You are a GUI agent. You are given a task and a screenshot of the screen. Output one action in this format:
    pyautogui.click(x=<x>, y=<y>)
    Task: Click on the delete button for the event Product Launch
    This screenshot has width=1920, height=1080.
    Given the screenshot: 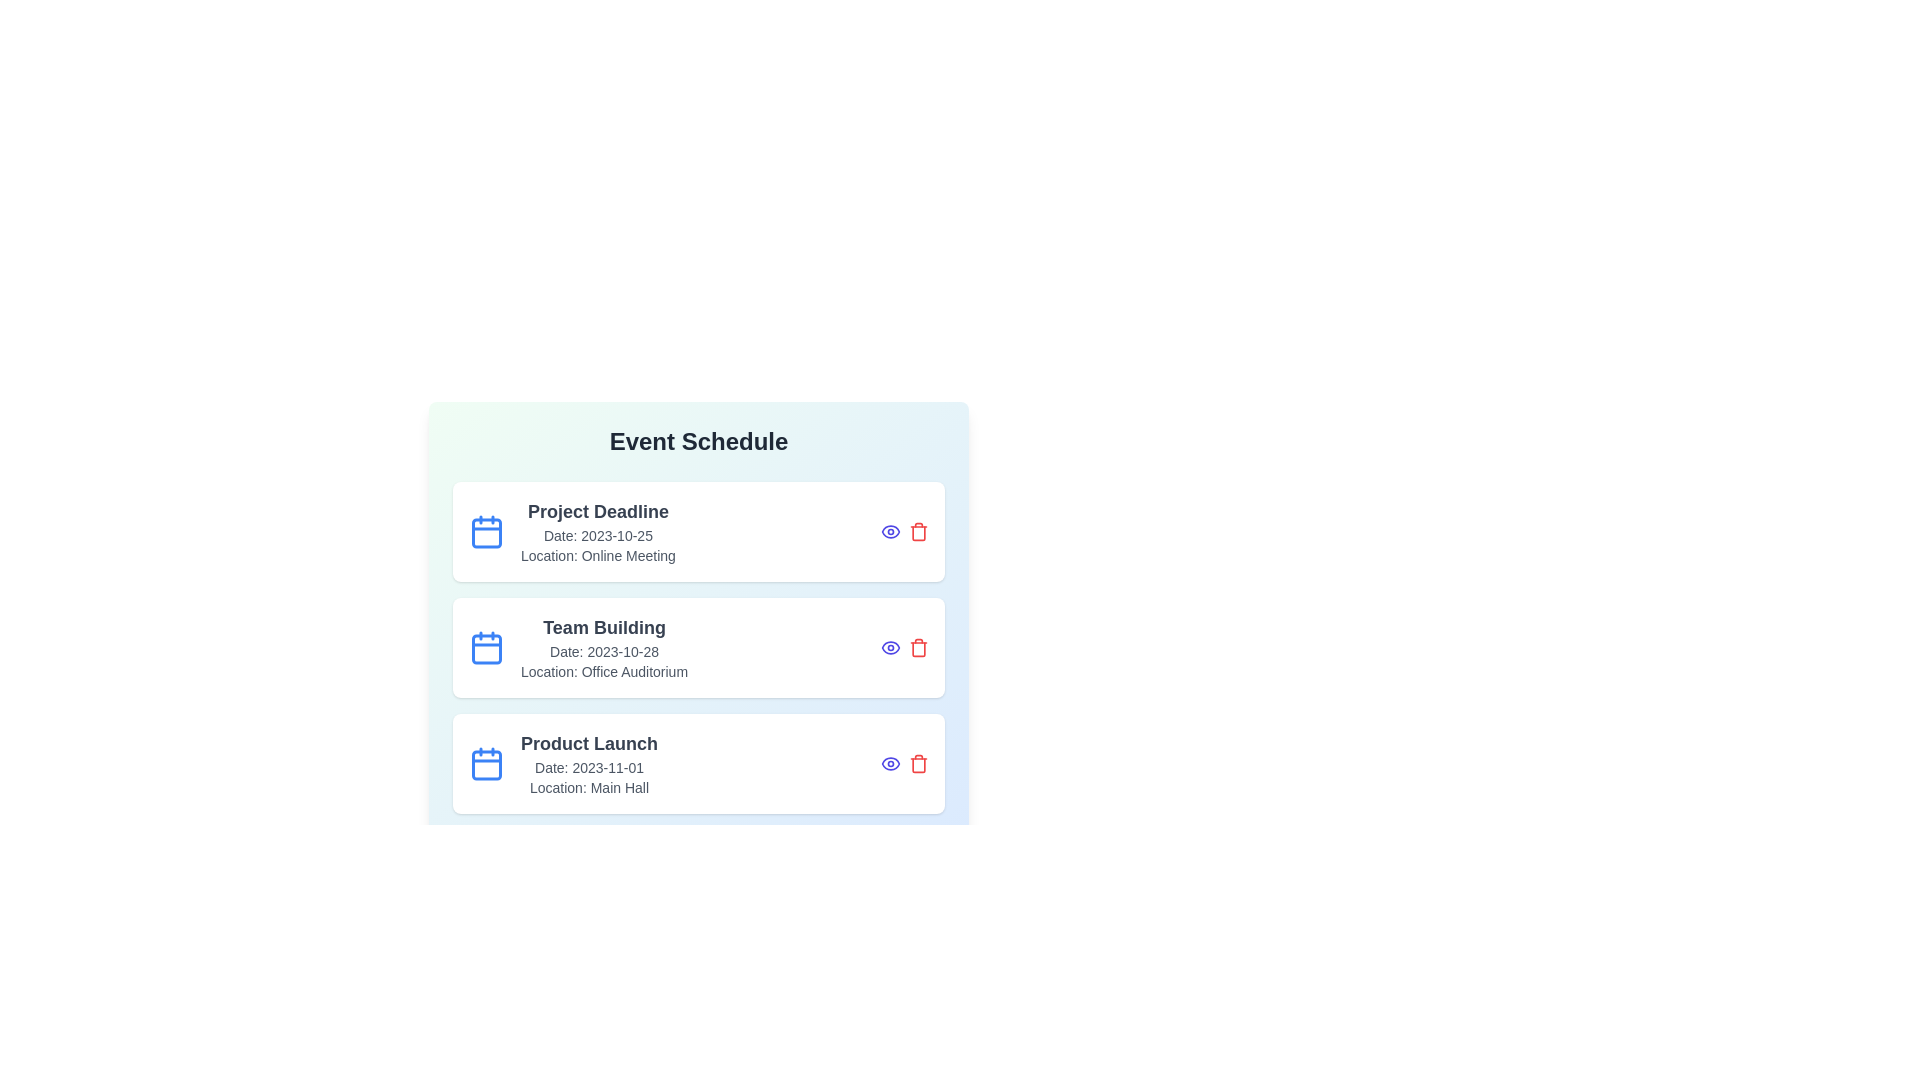 What is the action you would take?
    pyautogui.click(x=917, y=763)
    